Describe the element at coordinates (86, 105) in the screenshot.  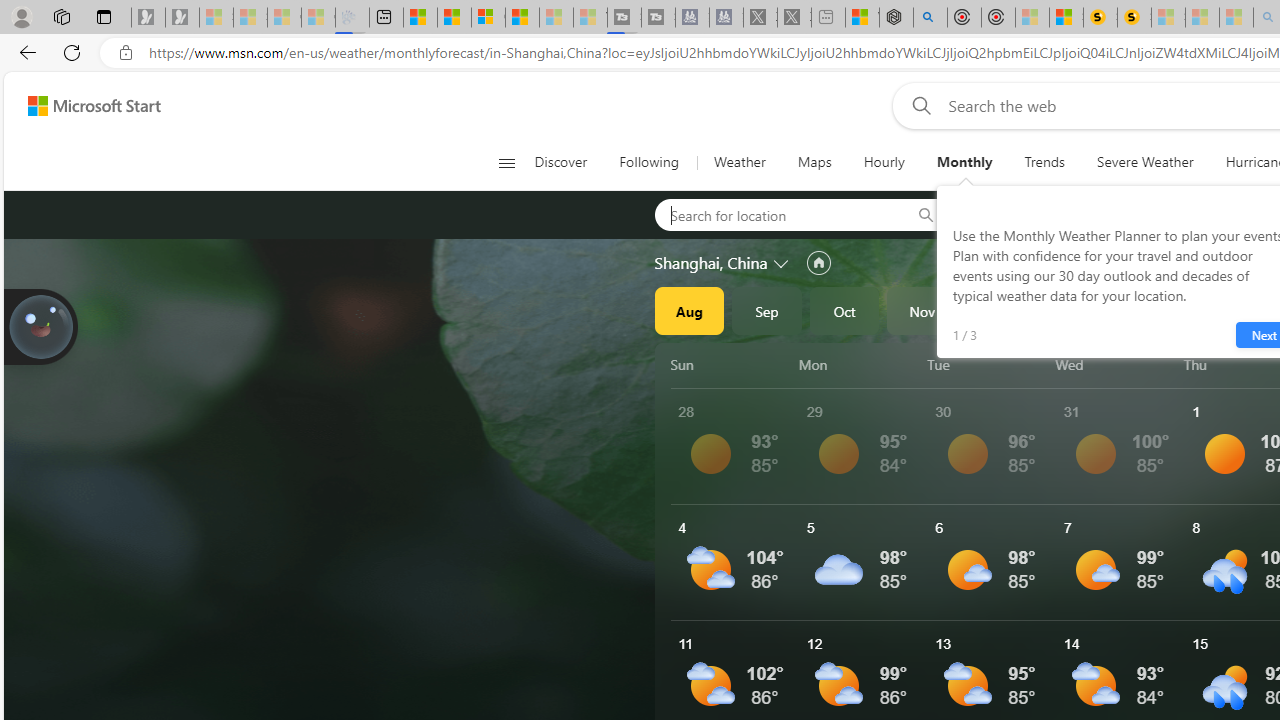
I see `'Skip to content'` at that location.